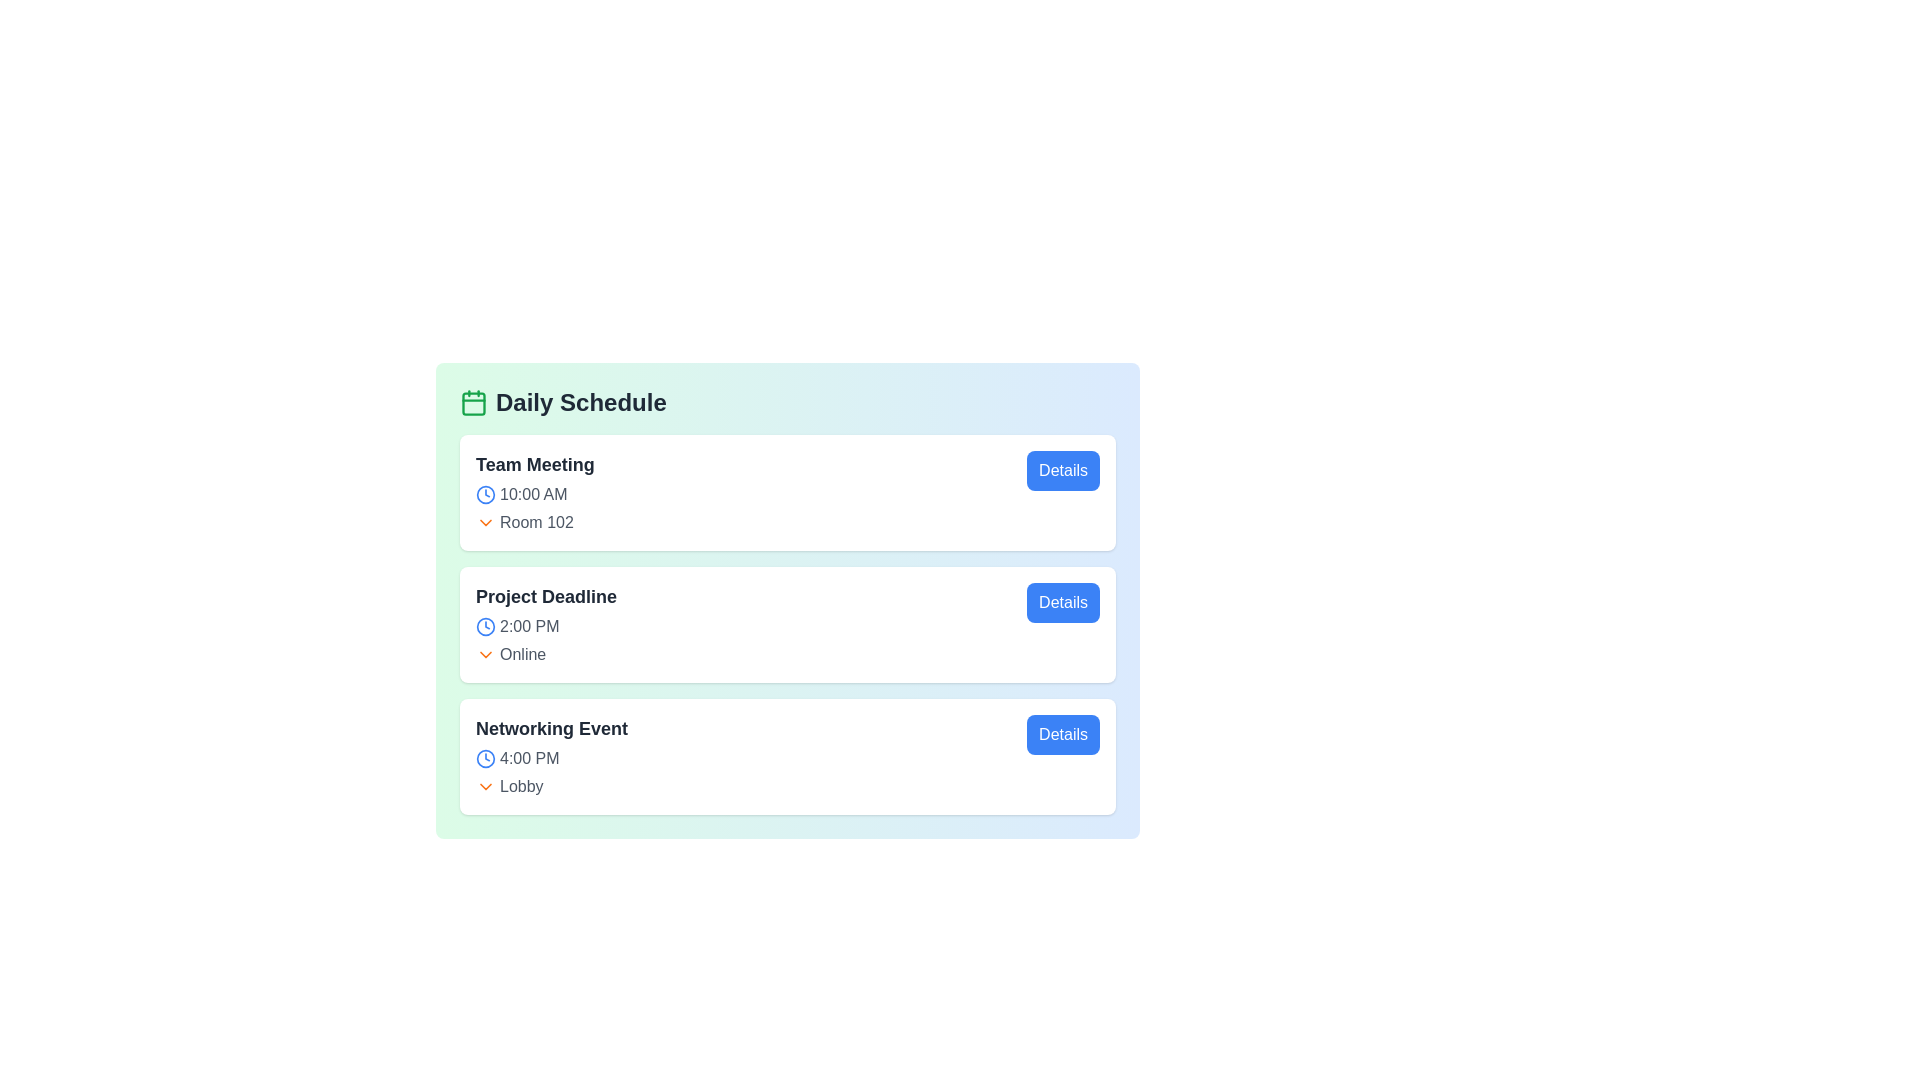 The image size is (1920, 1080). I want to click on the time icon located in the 'Networking Event' section of the 'Daily Schedule' card, which is positioned to the left of the '4:00 PM' text, so click(485, 759).